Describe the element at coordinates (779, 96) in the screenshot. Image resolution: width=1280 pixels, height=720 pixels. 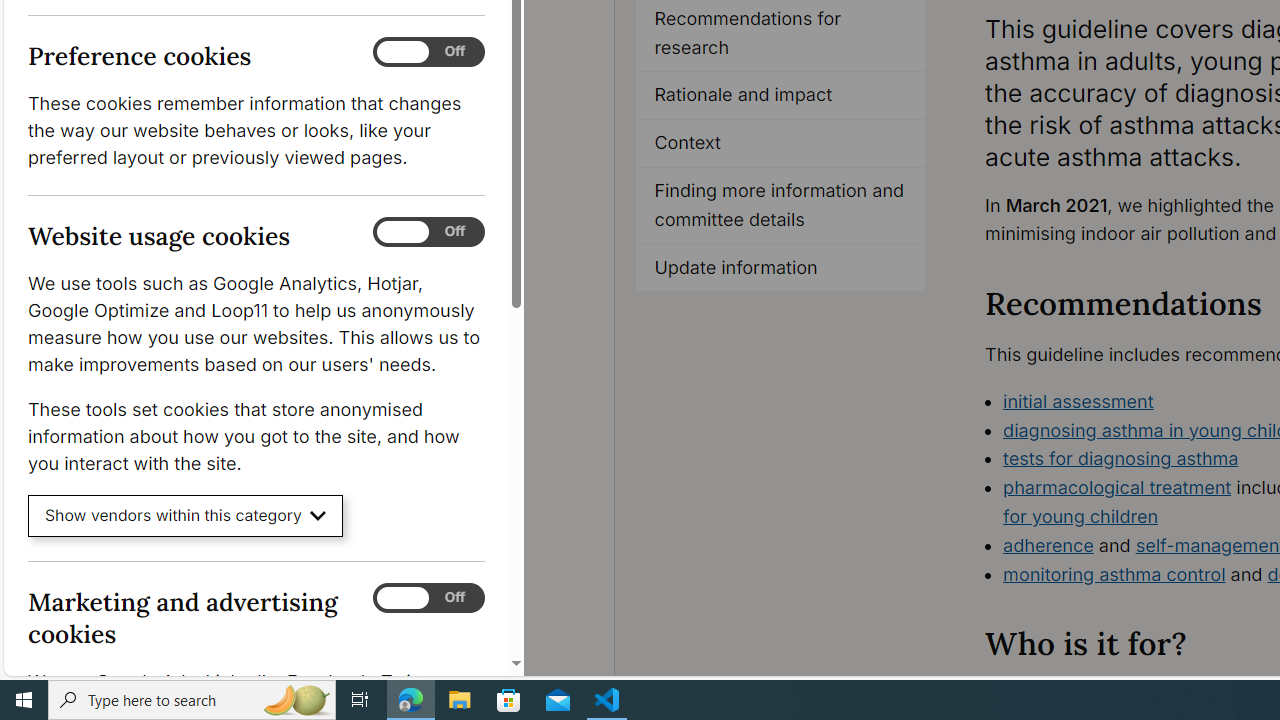
I see `'Rationale and impact'` at that location.